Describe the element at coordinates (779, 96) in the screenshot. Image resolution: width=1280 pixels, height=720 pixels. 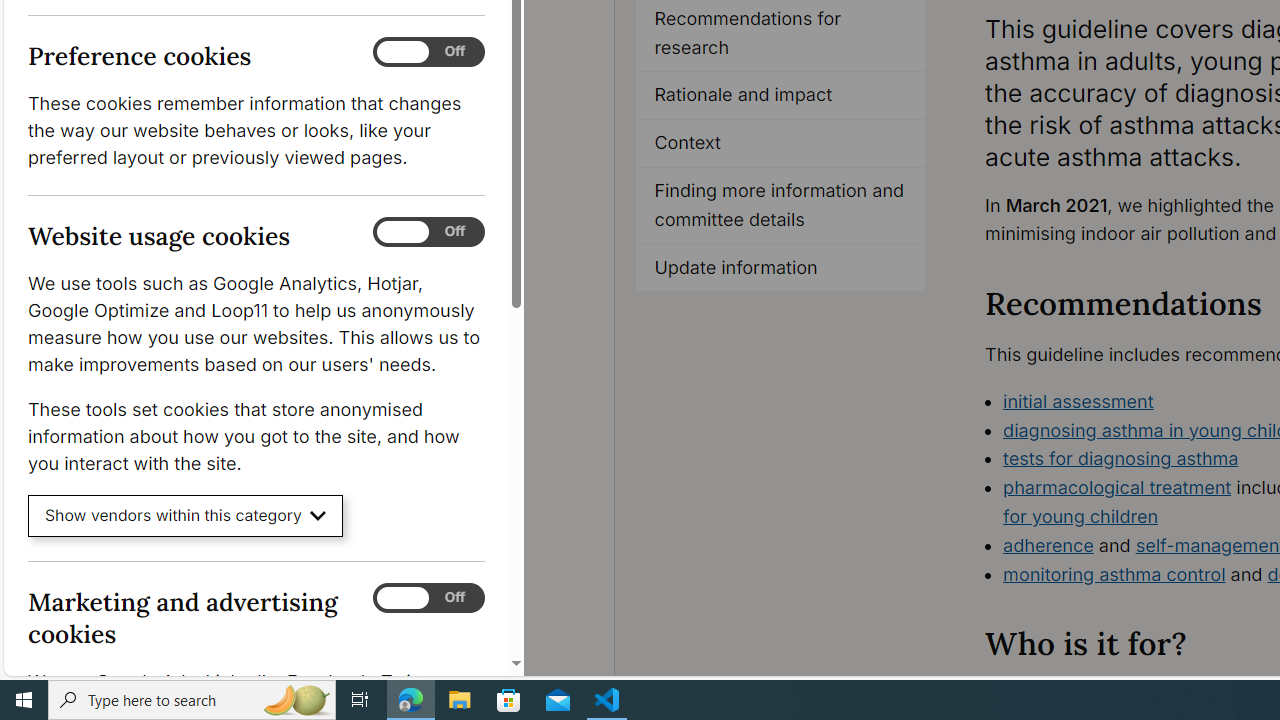
I see `'Rationale and impact'` at that location.